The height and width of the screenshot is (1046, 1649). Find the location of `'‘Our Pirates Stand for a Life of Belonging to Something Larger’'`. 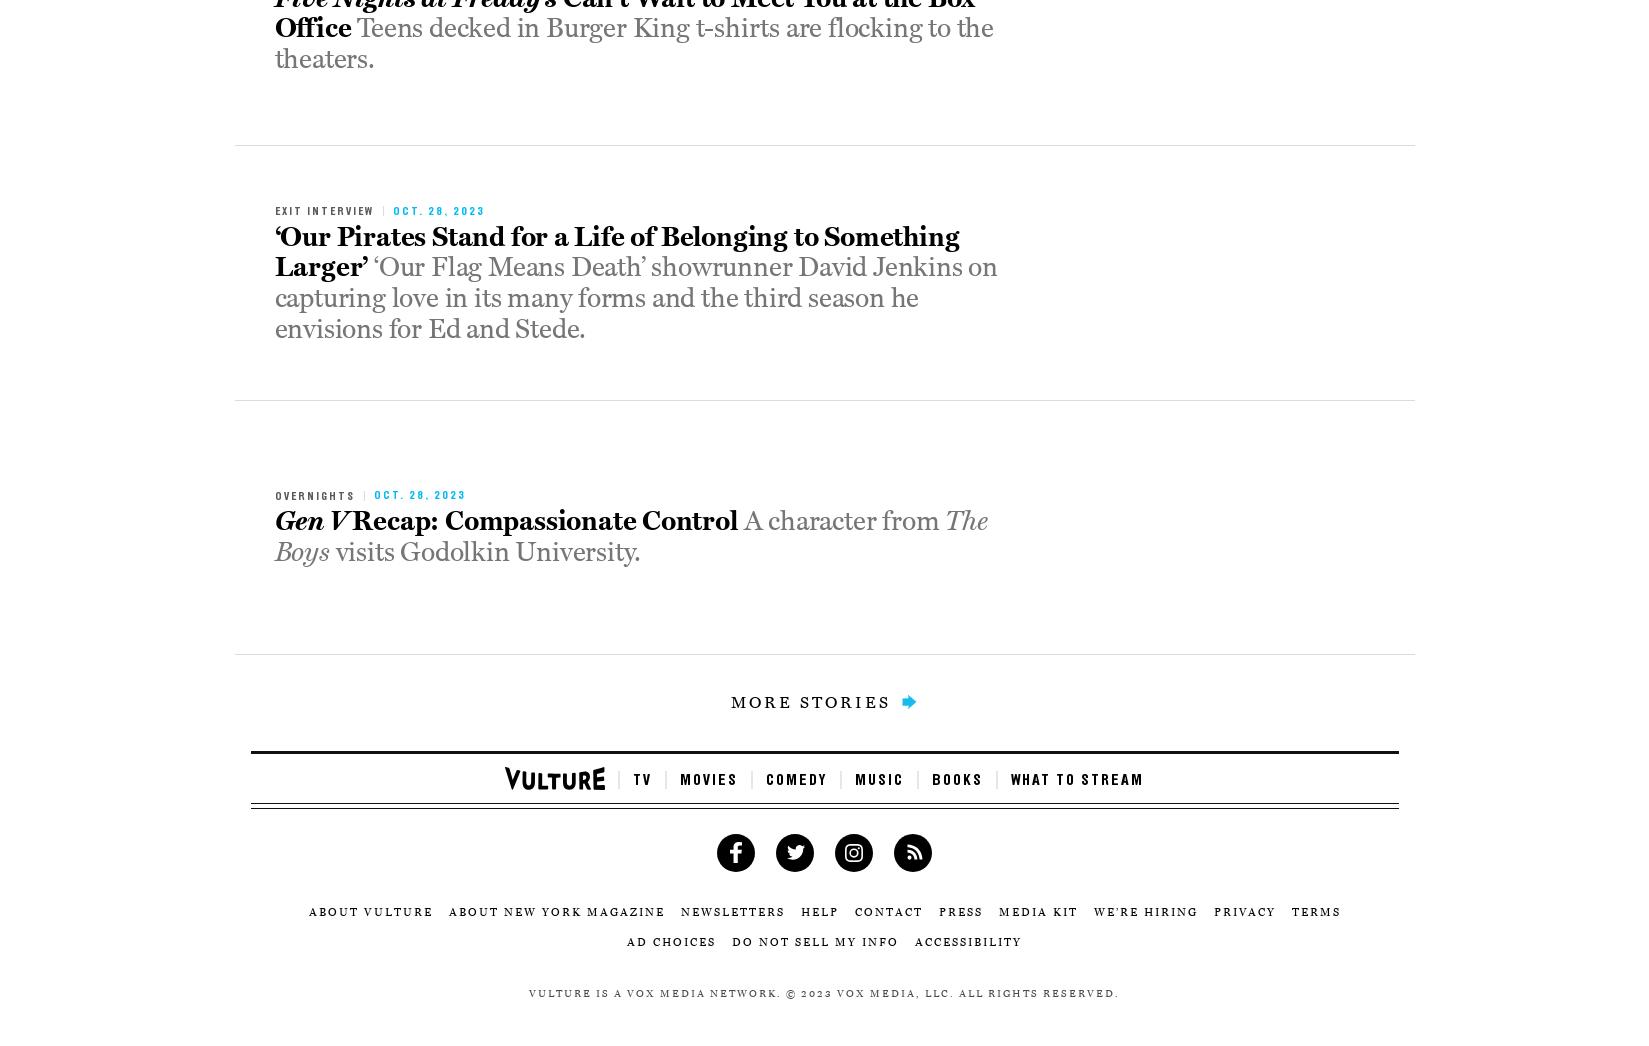

'‘Our Pirates Stand for a Life of Belonging to Something Larger’' is located at coordinates (616, 250).